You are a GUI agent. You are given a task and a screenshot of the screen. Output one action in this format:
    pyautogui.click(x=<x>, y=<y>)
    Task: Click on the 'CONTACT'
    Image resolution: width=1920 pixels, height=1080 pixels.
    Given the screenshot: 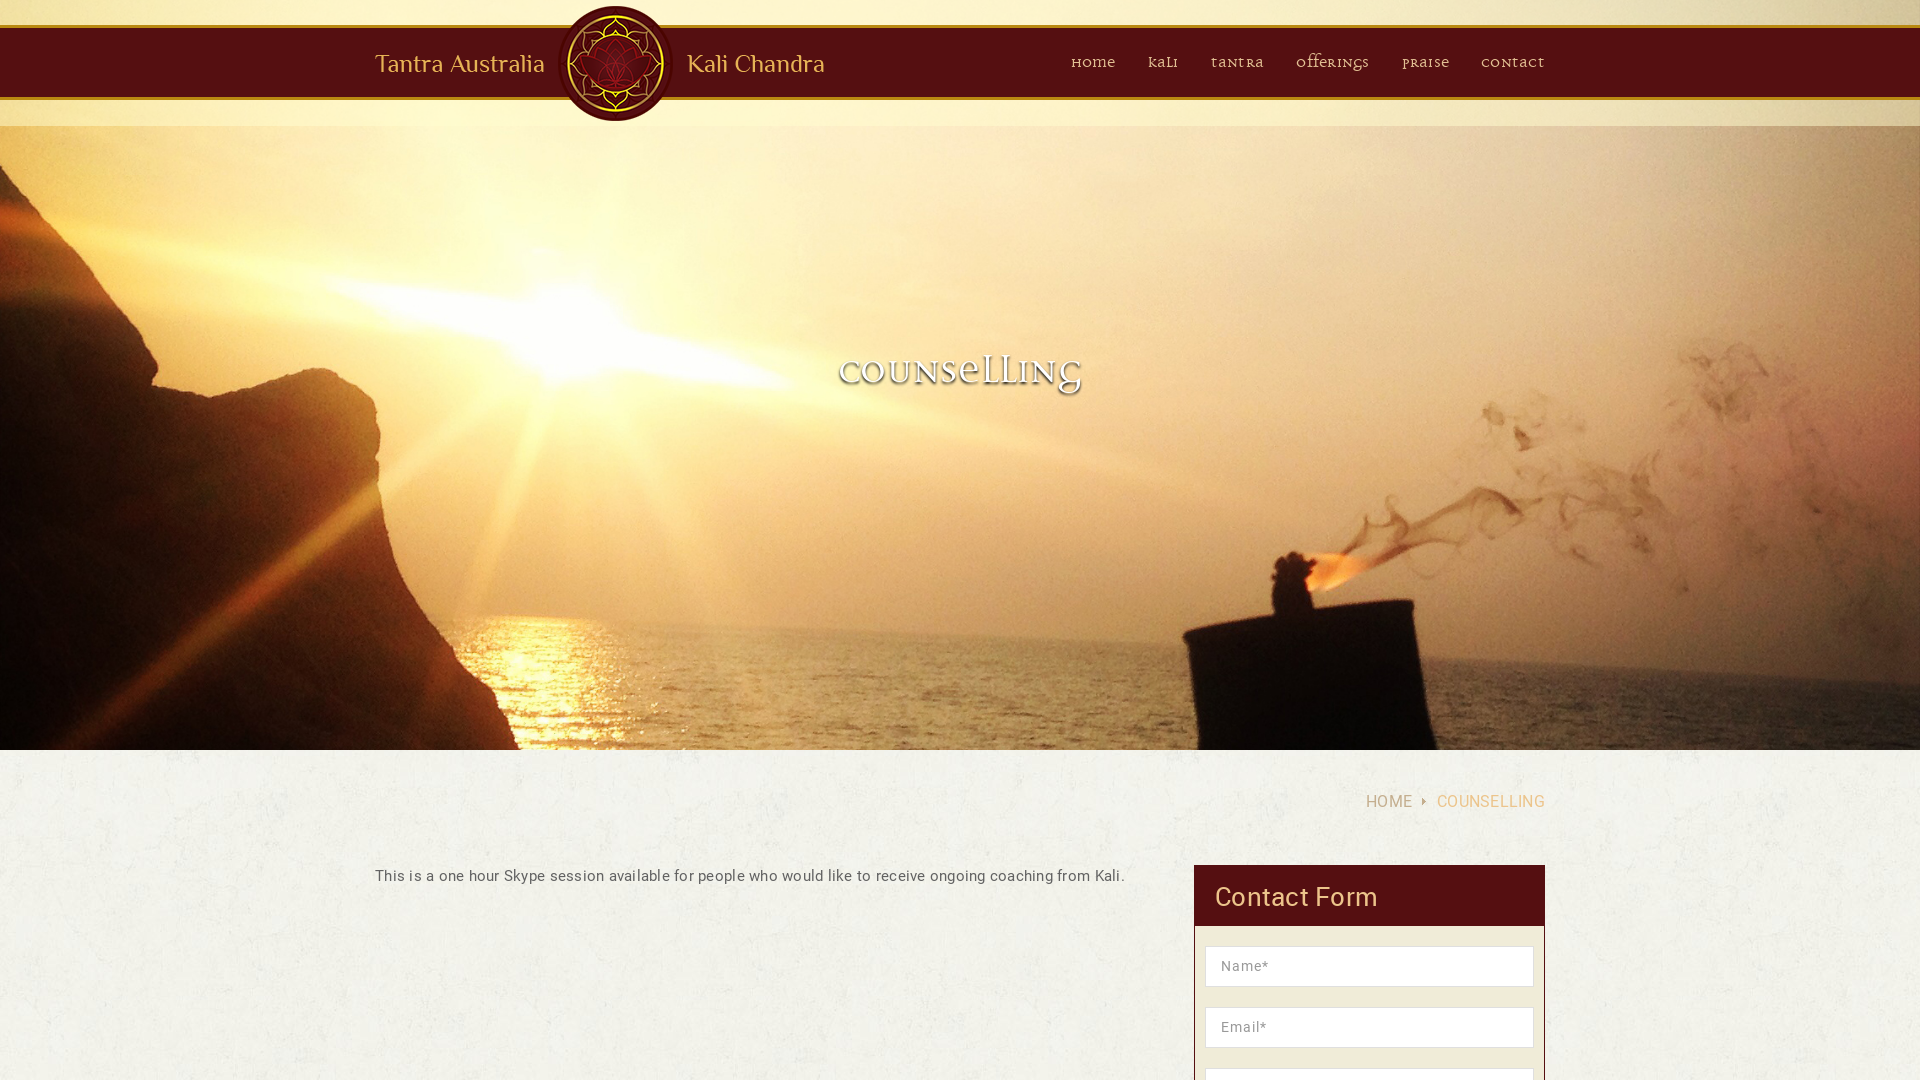 What is the action you would take?
    pyautogui.click(x=1512, y=63)
    